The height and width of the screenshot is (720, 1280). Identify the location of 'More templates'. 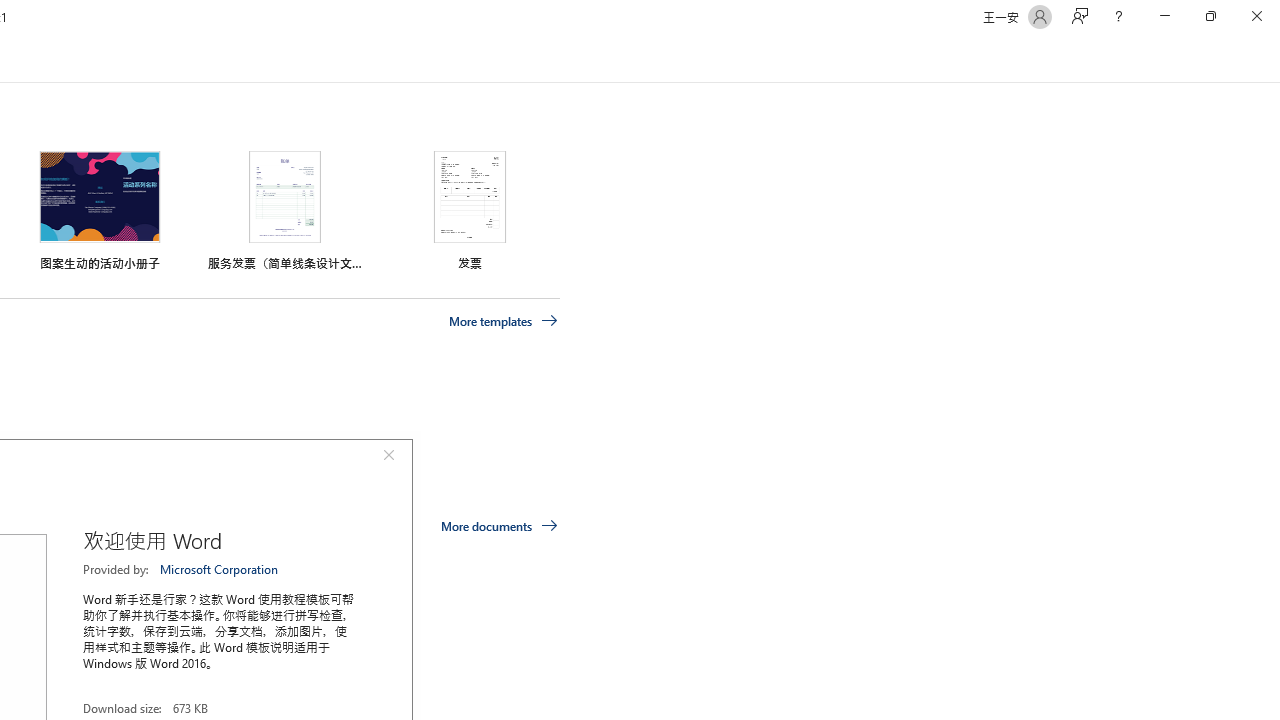
(503, 320).